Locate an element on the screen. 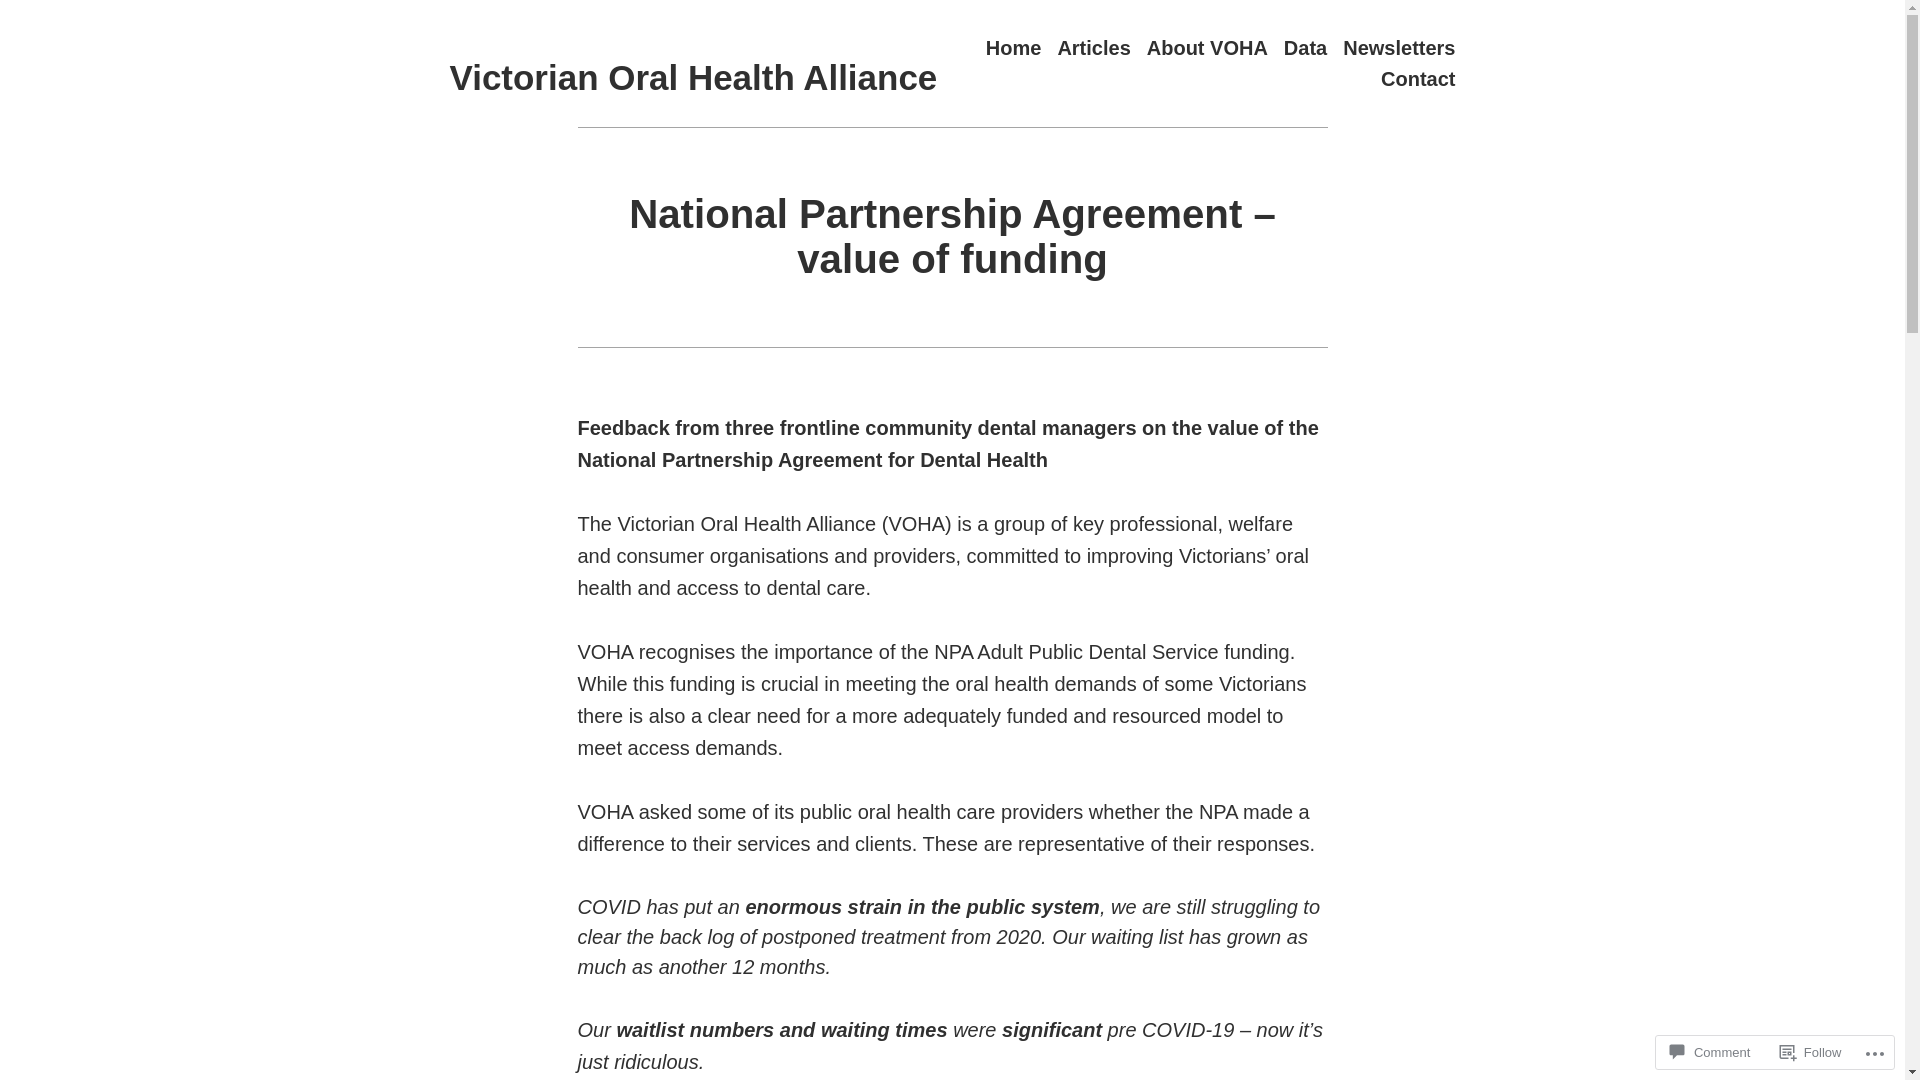  'Newsletters' is located at coordinates (1397, 46).